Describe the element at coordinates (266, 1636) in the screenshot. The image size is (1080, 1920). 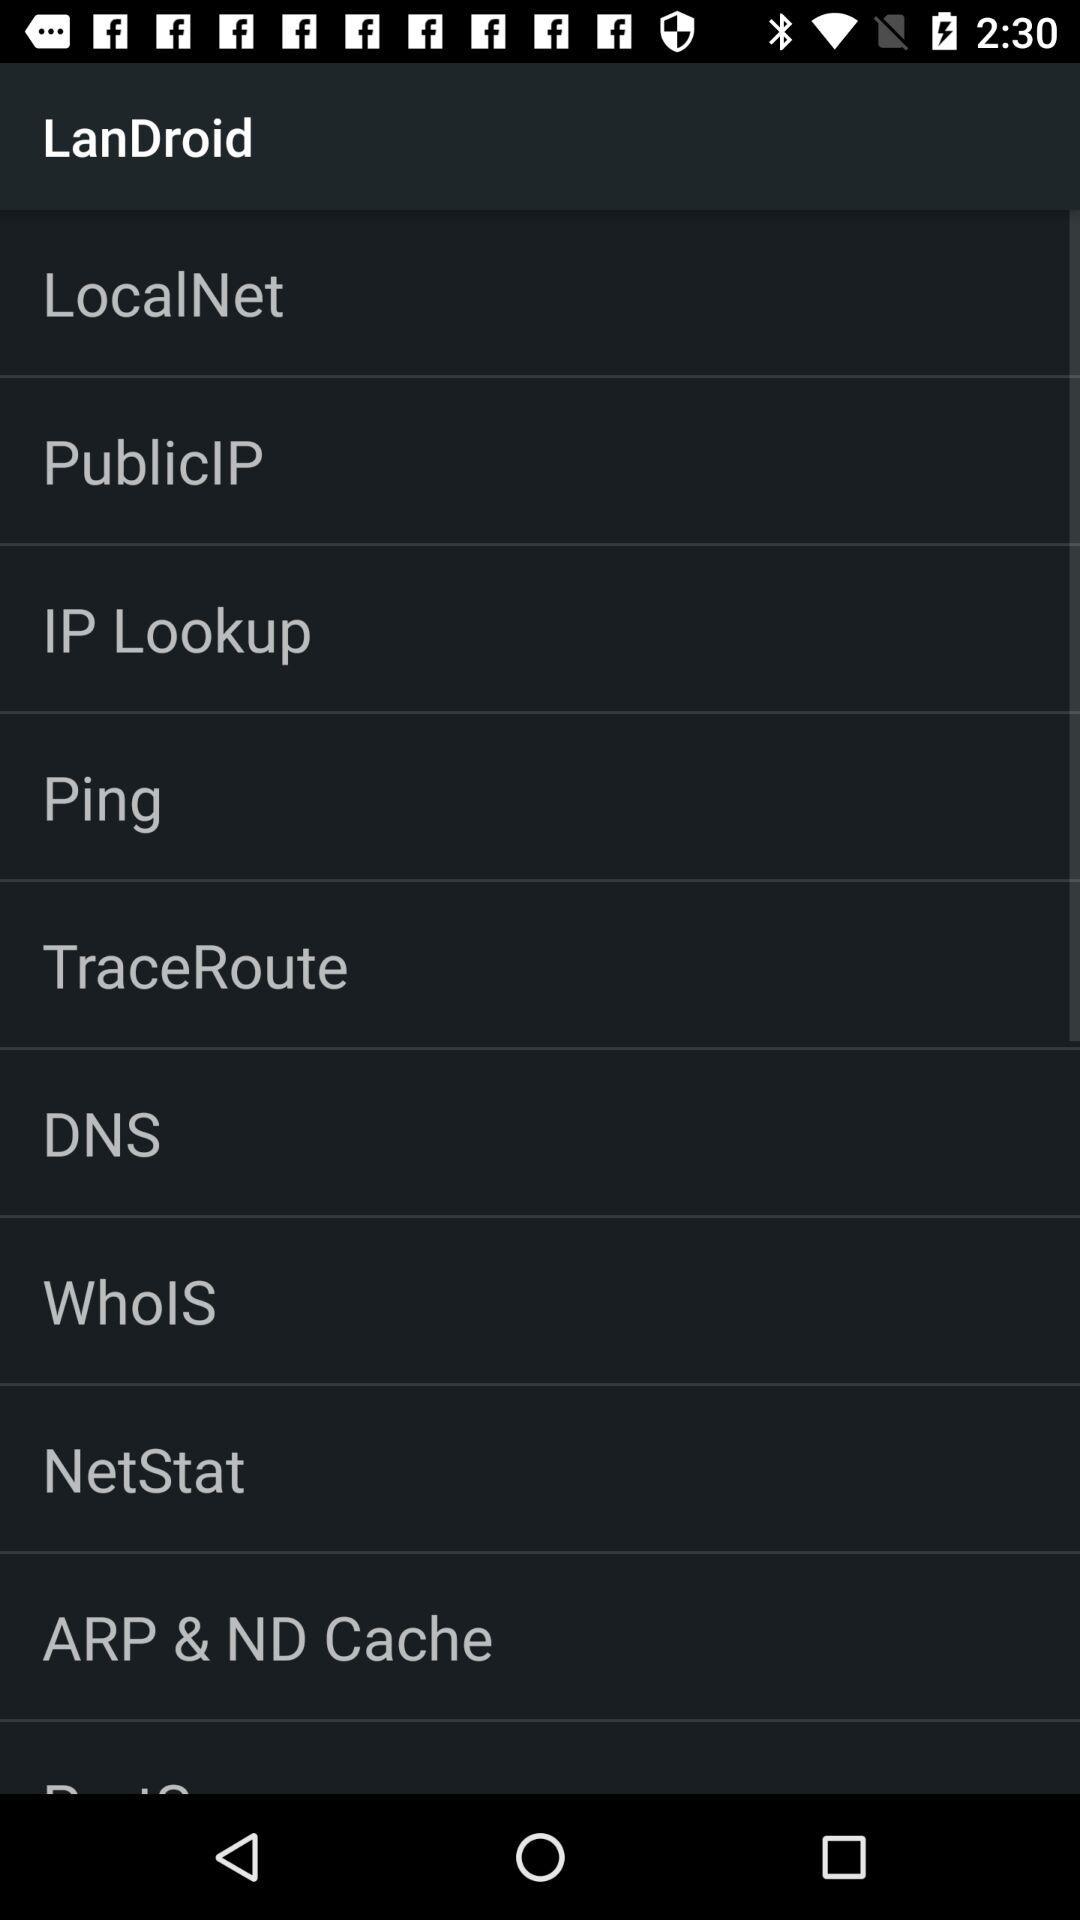
I see `the item above the portscan` at that location.